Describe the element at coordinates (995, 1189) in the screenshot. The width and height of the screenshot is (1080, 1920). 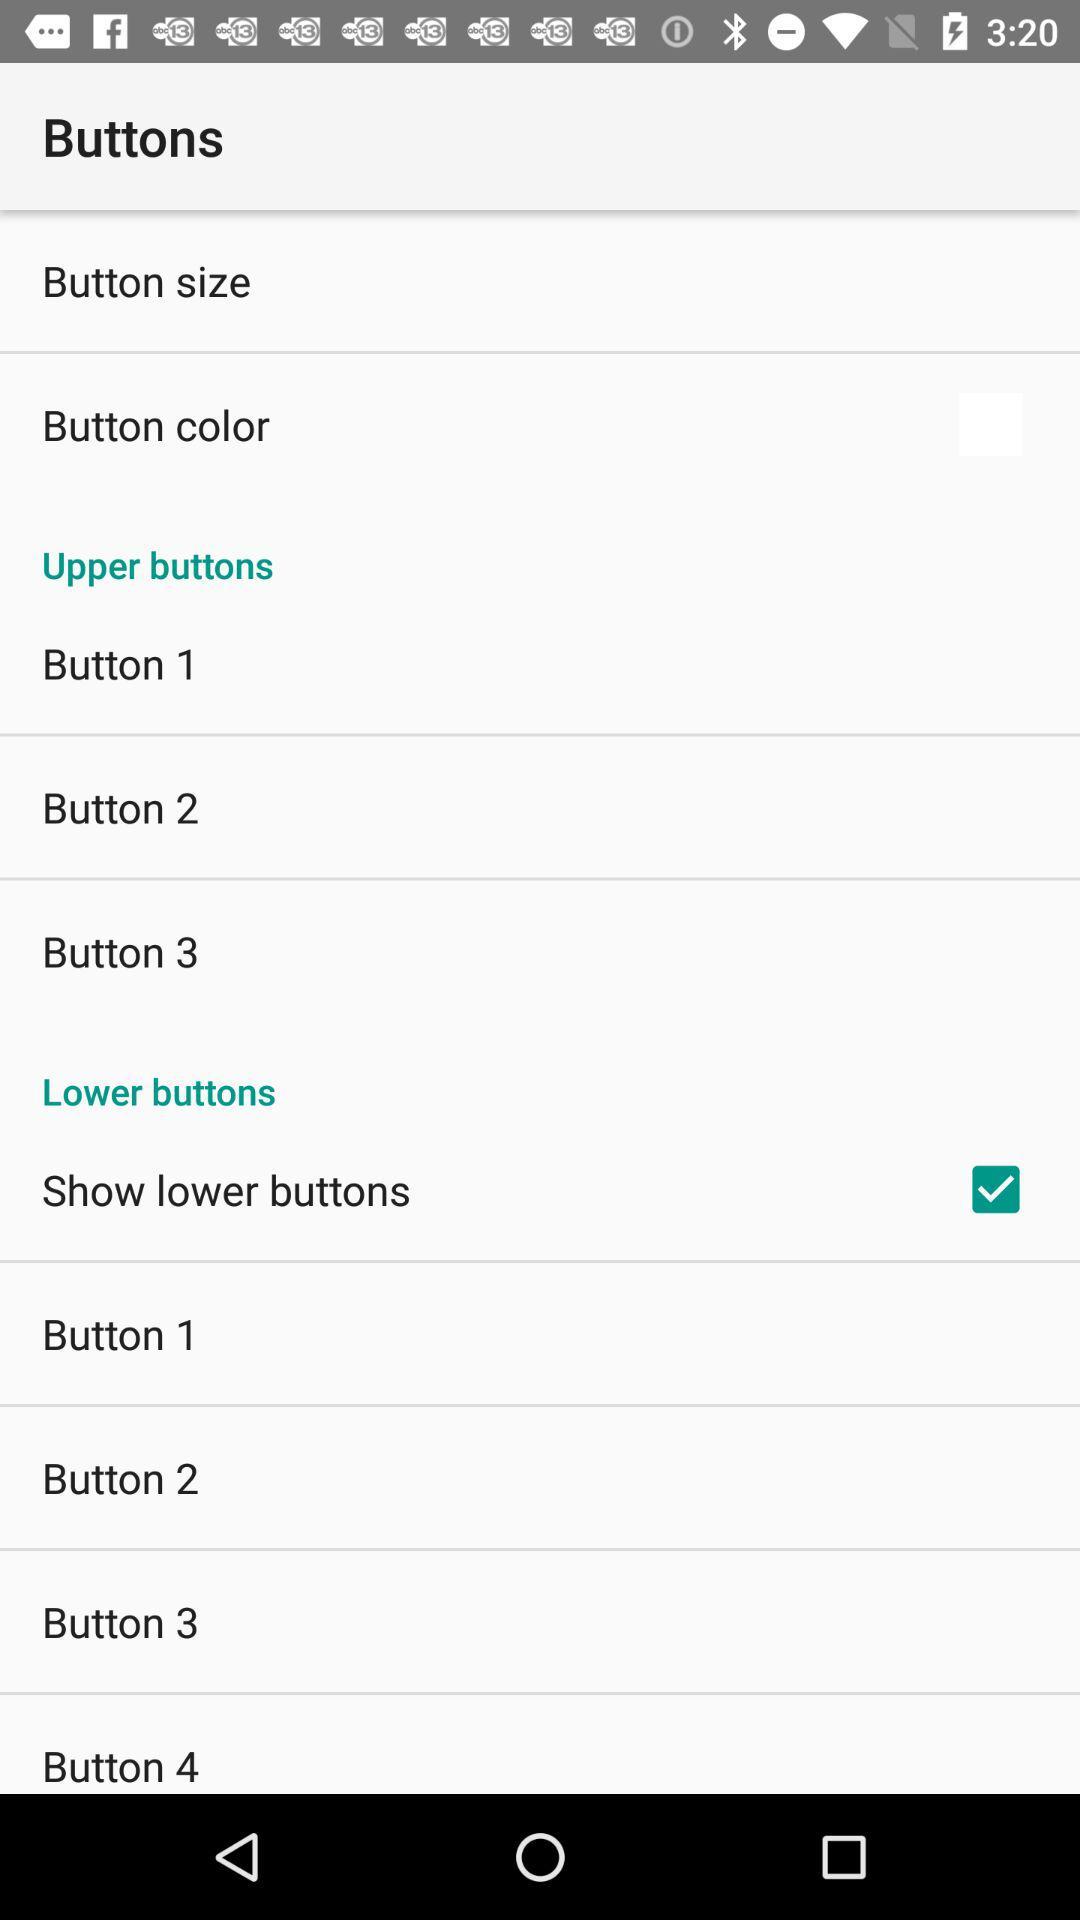
I see `the checkbox on the right` at that location.